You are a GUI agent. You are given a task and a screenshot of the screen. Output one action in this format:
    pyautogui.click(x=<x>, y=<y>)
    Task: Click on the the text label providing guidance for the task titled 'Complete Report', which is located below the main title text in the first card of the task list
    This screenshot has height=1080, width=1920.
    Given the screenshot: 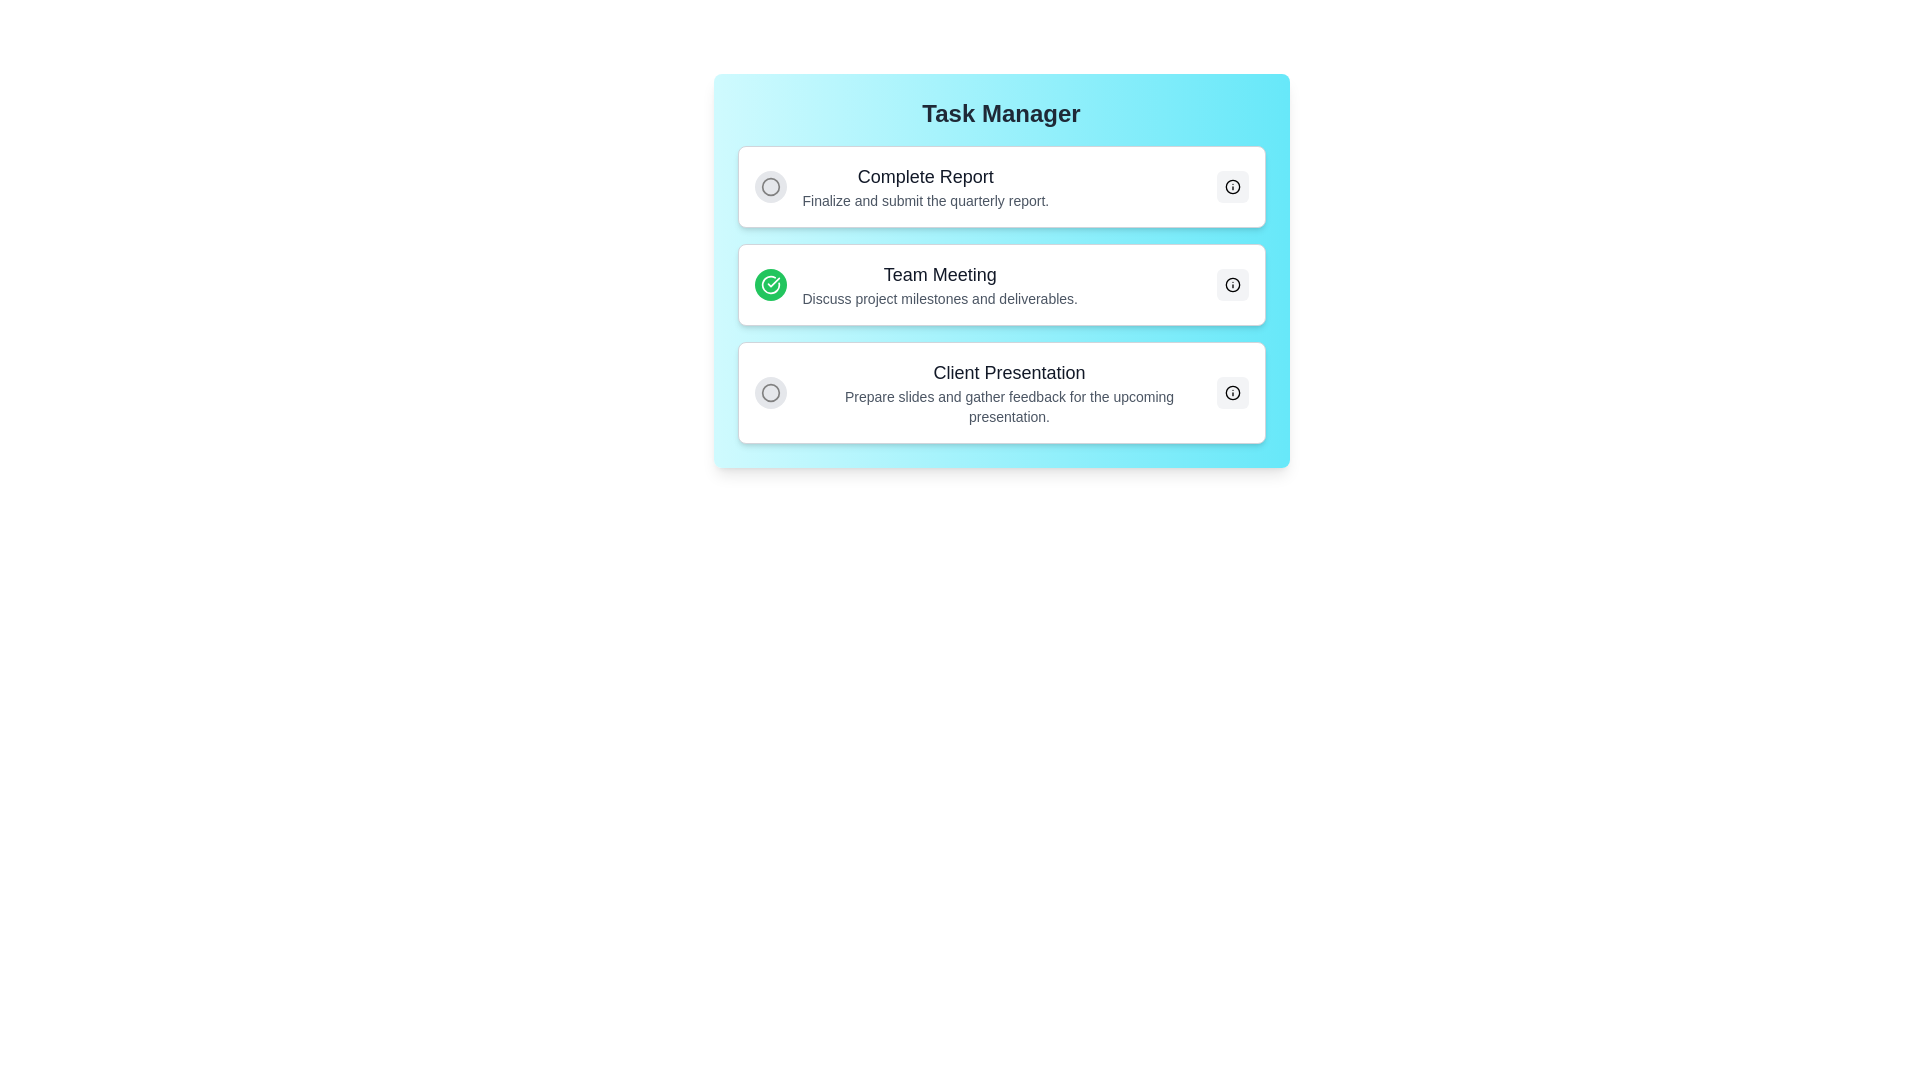 What is the action you would take?
    pyautogui.click(x=924, y=200)
    